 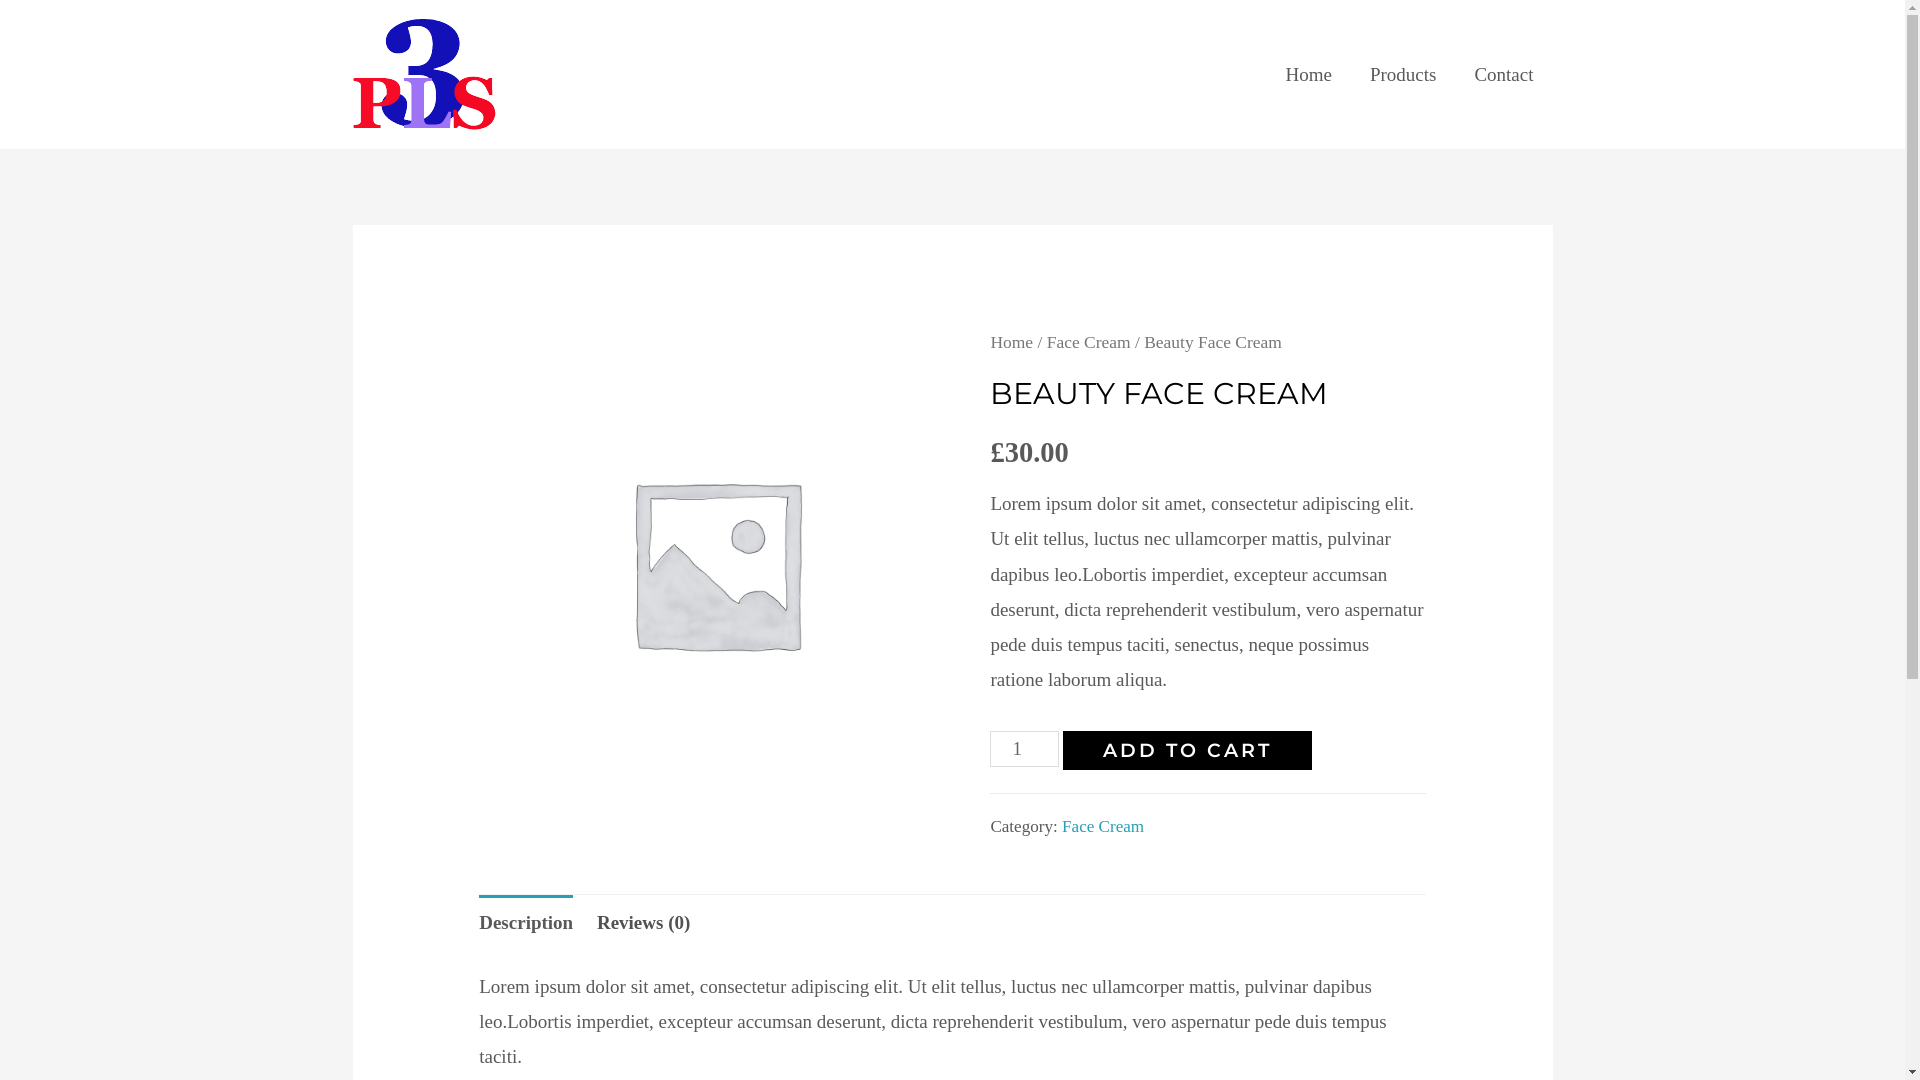 I want to click on 'Face Cream', so click(x=1088, y=341).